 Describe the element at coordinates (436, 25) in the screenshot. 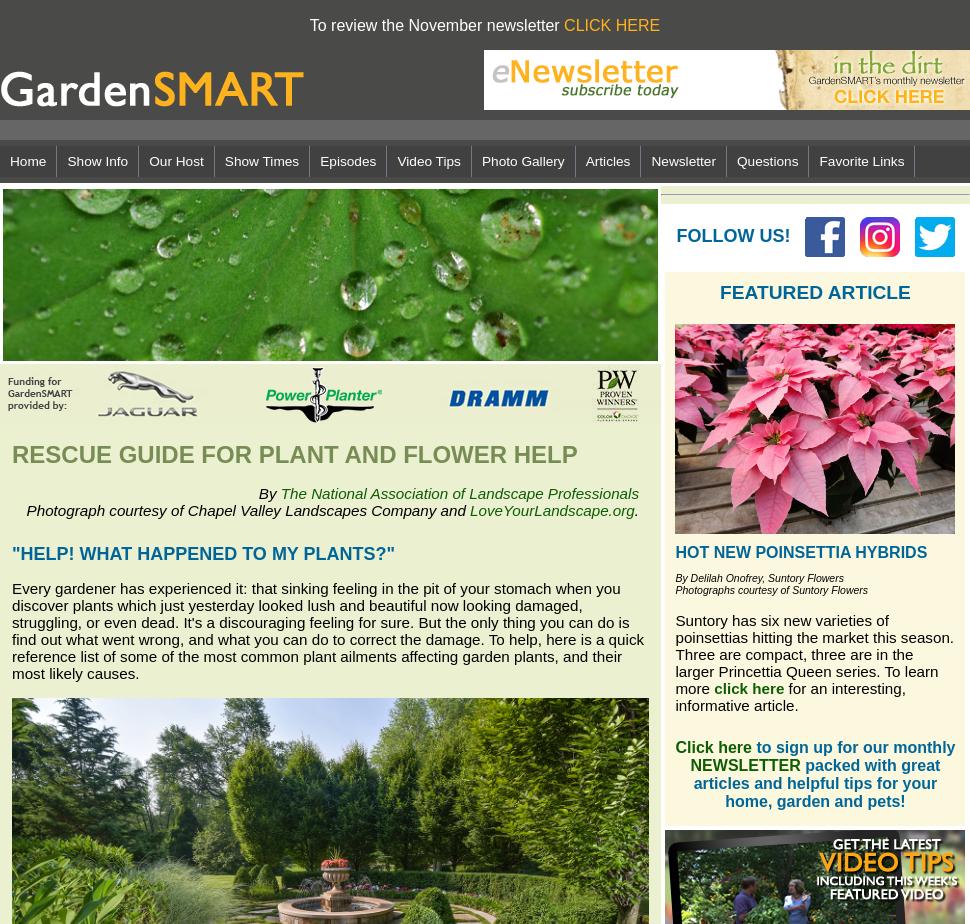

I see `'To review the November newsletter'` at that location.